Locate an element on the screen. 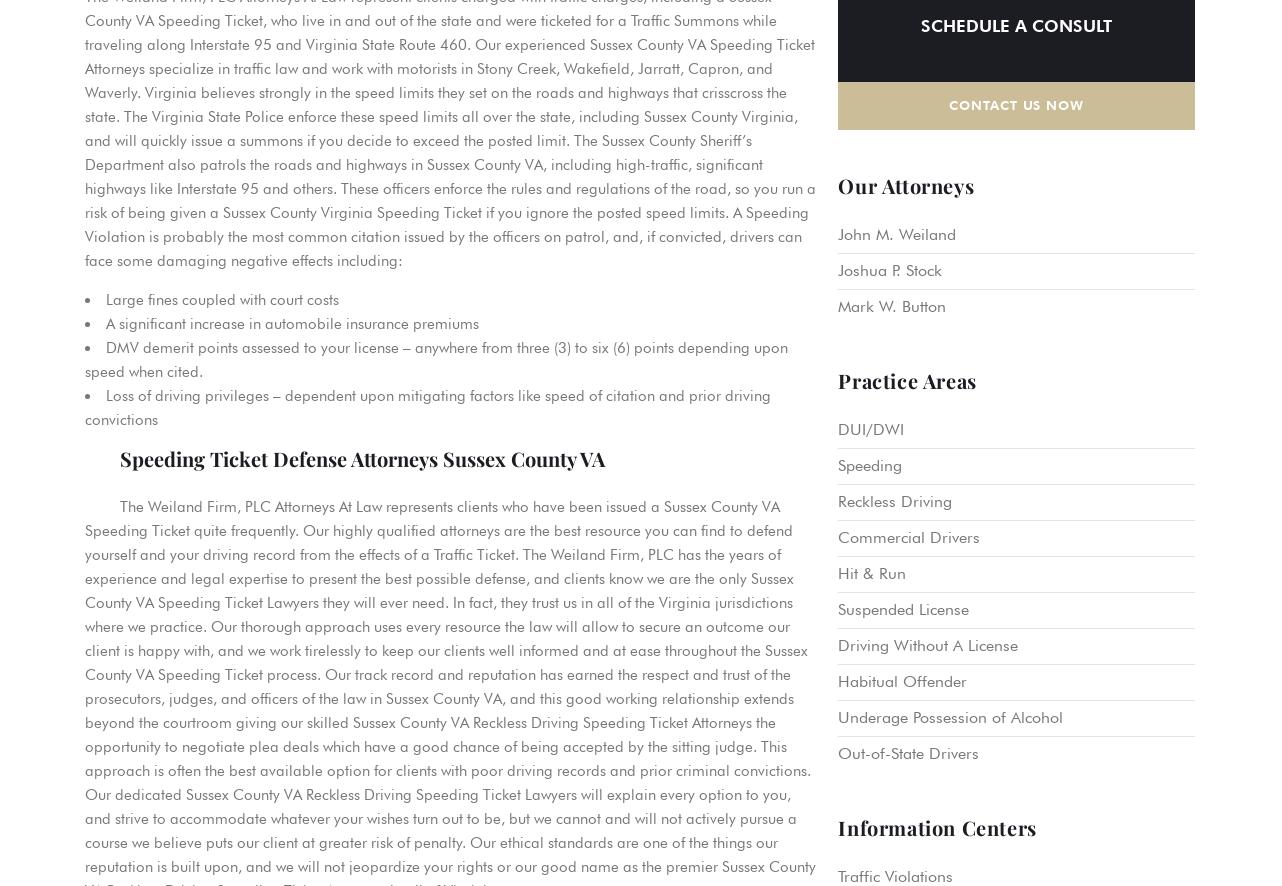  'Petersburg' is located at coordinates (715, 13).